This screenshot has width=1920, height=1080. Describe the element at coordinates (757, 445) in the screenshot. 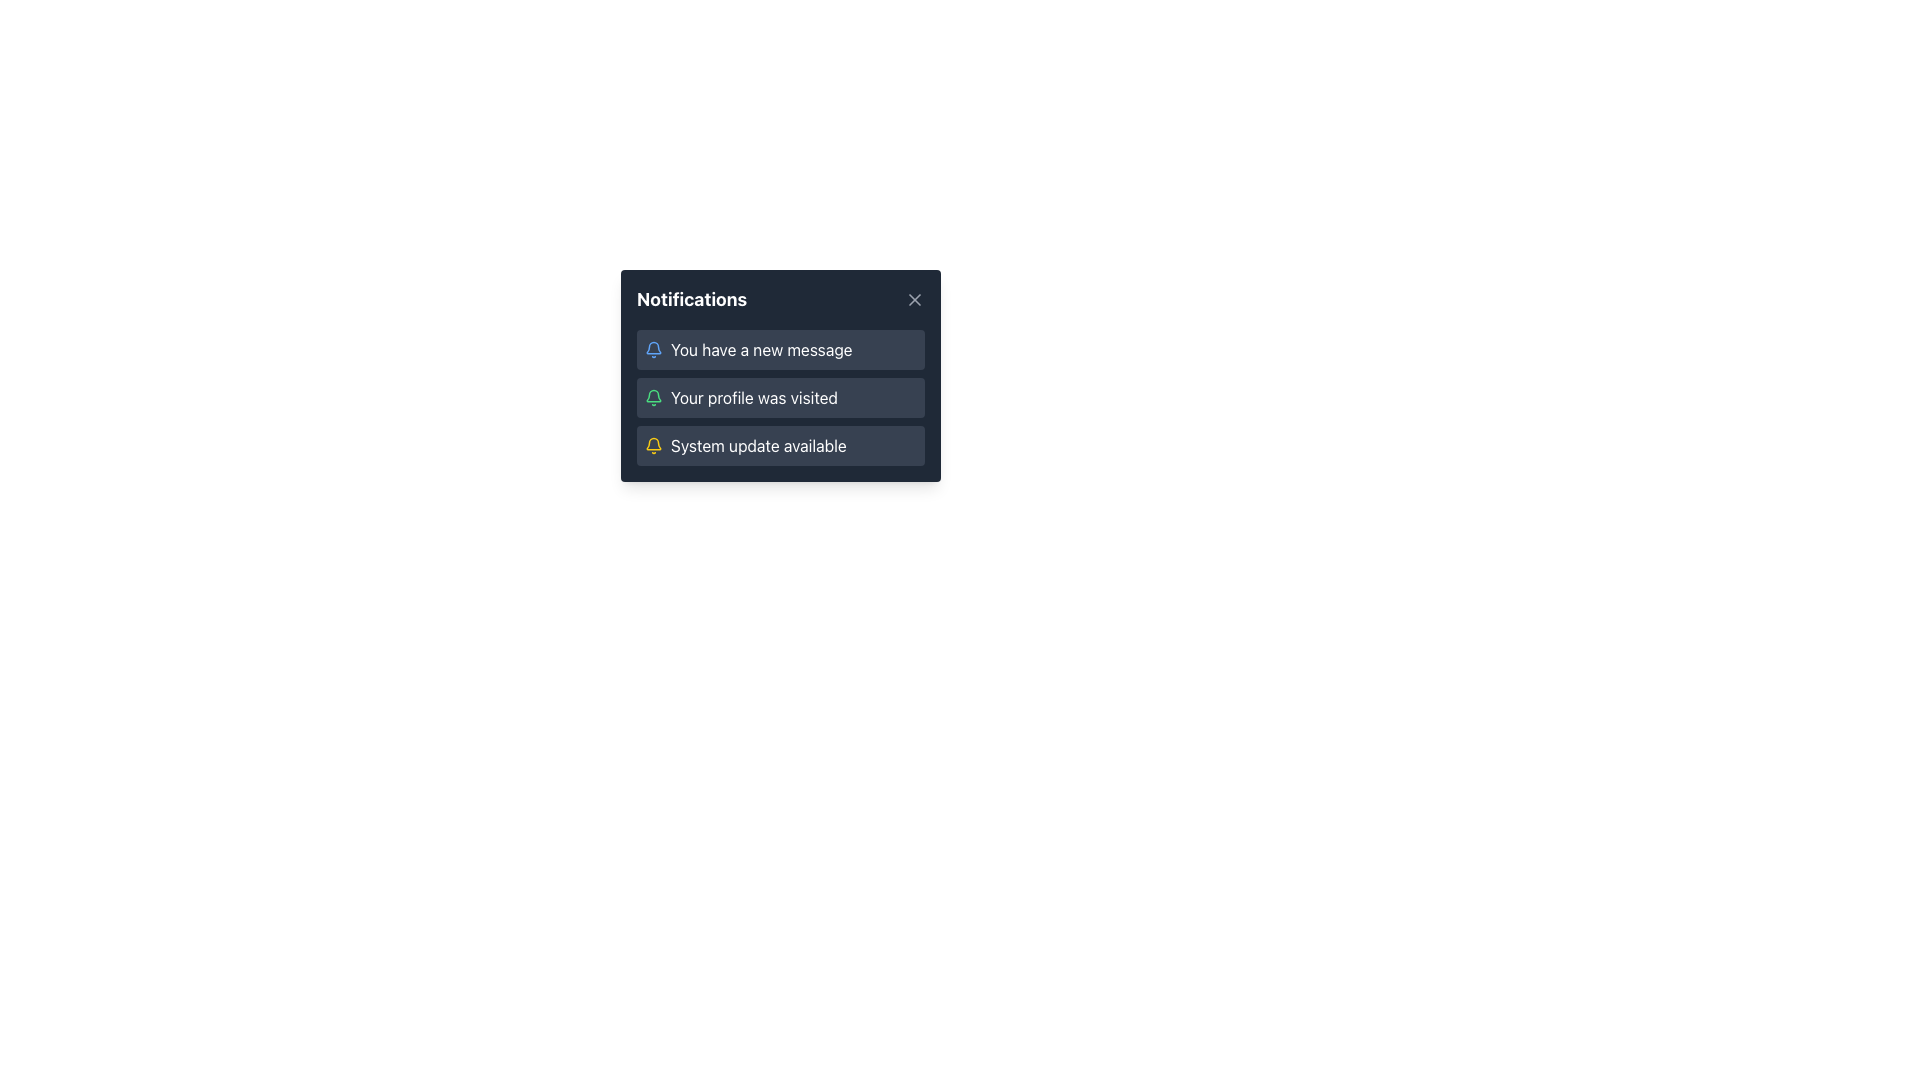

I see `the text label that reads 'System update available', which is the last item in the notification list` at that location.